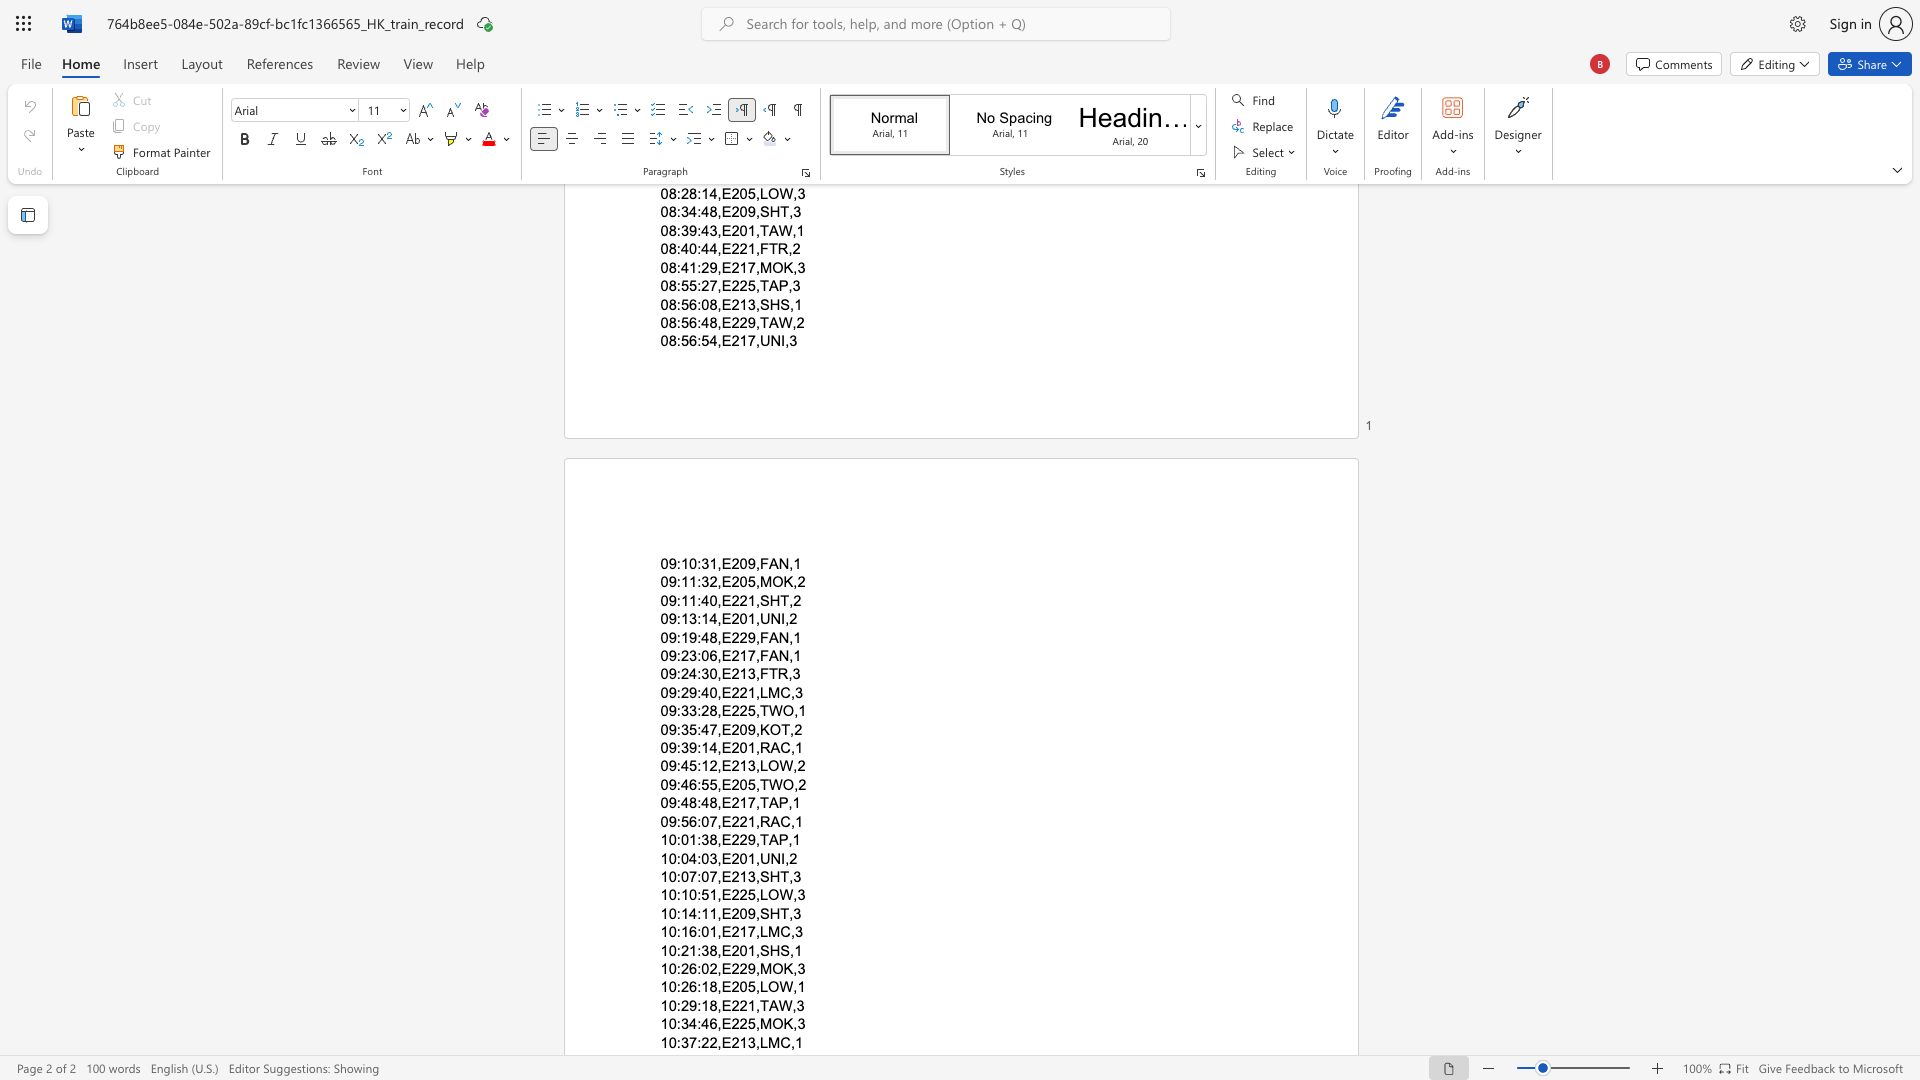 The height and width of the screenshot is (1080, 1920). I want to click on the space between the continuous character "3" and "8" in the text, so click(709, 840).